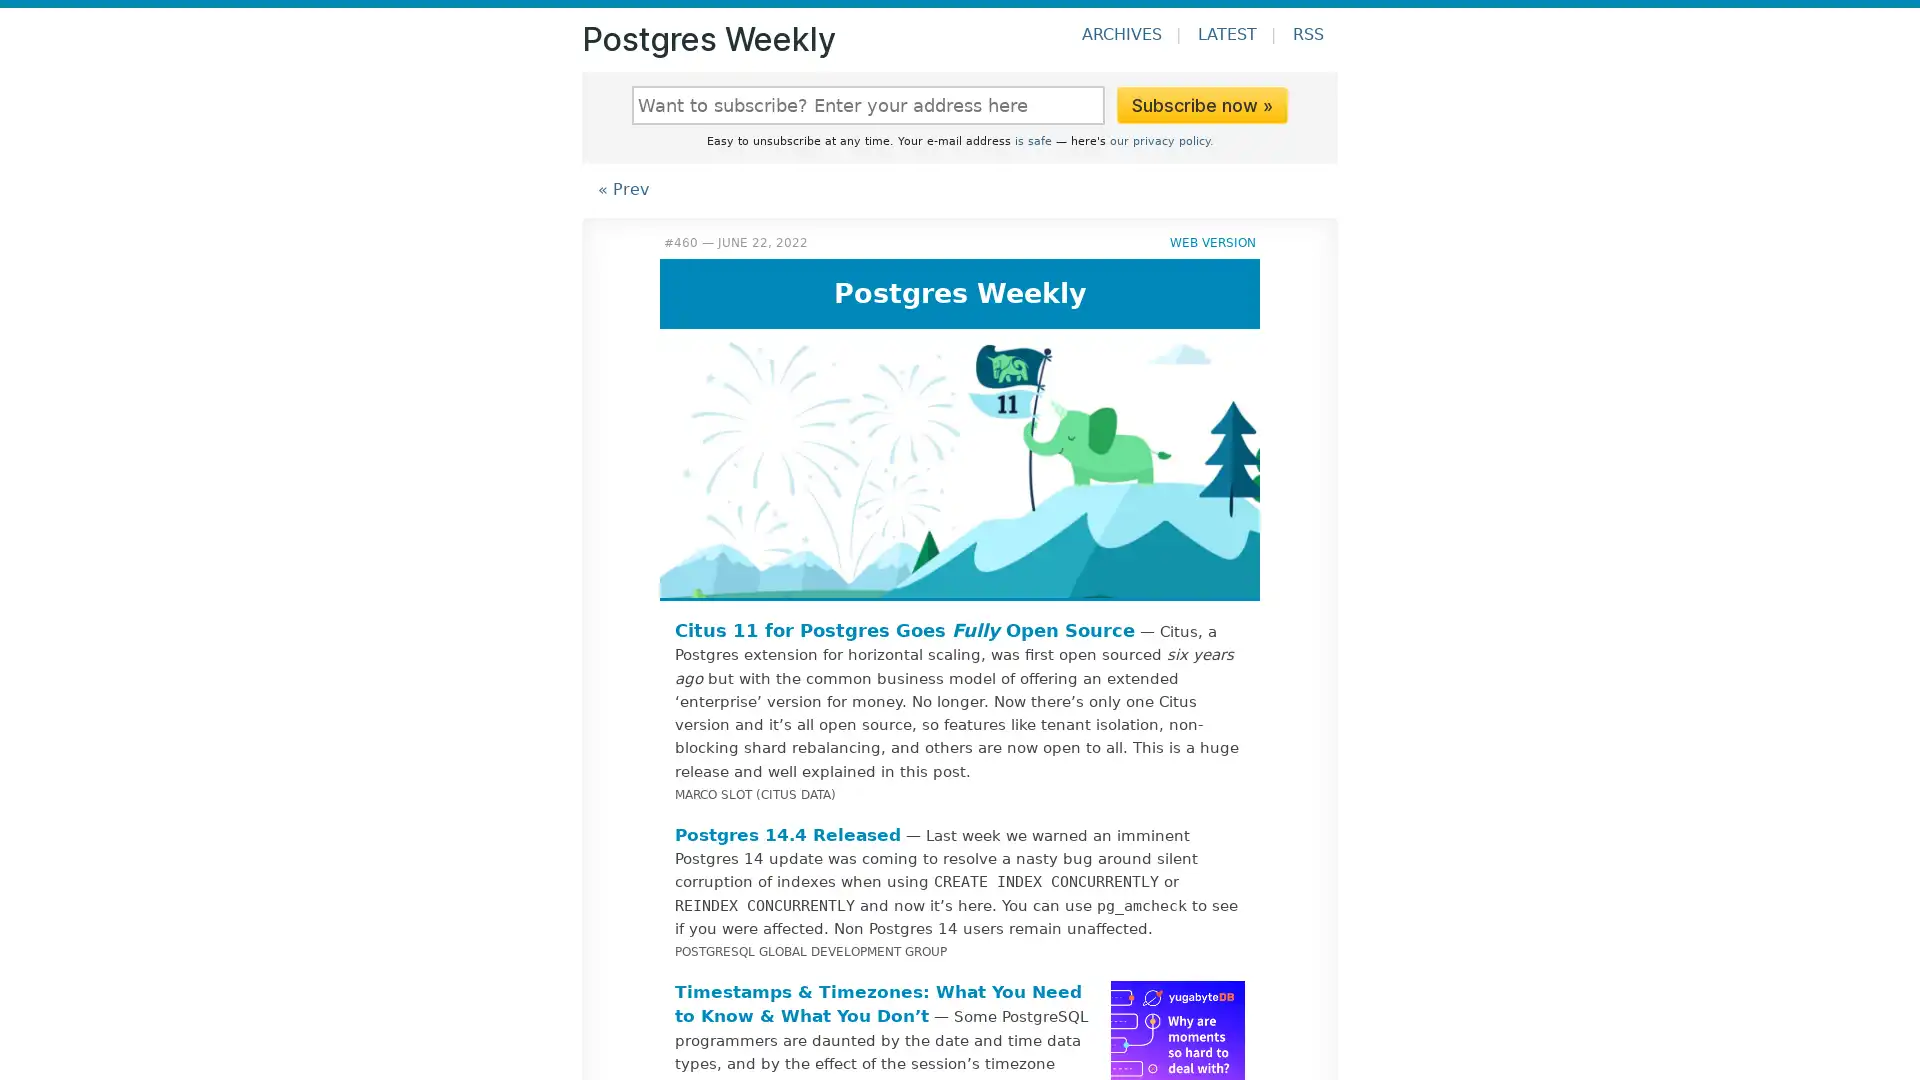 The height and width of the screenshot is (1080, 1920). Describe the element at coordinates (1201, 105) in the screenshot. I see `Subscribe now` at that location.